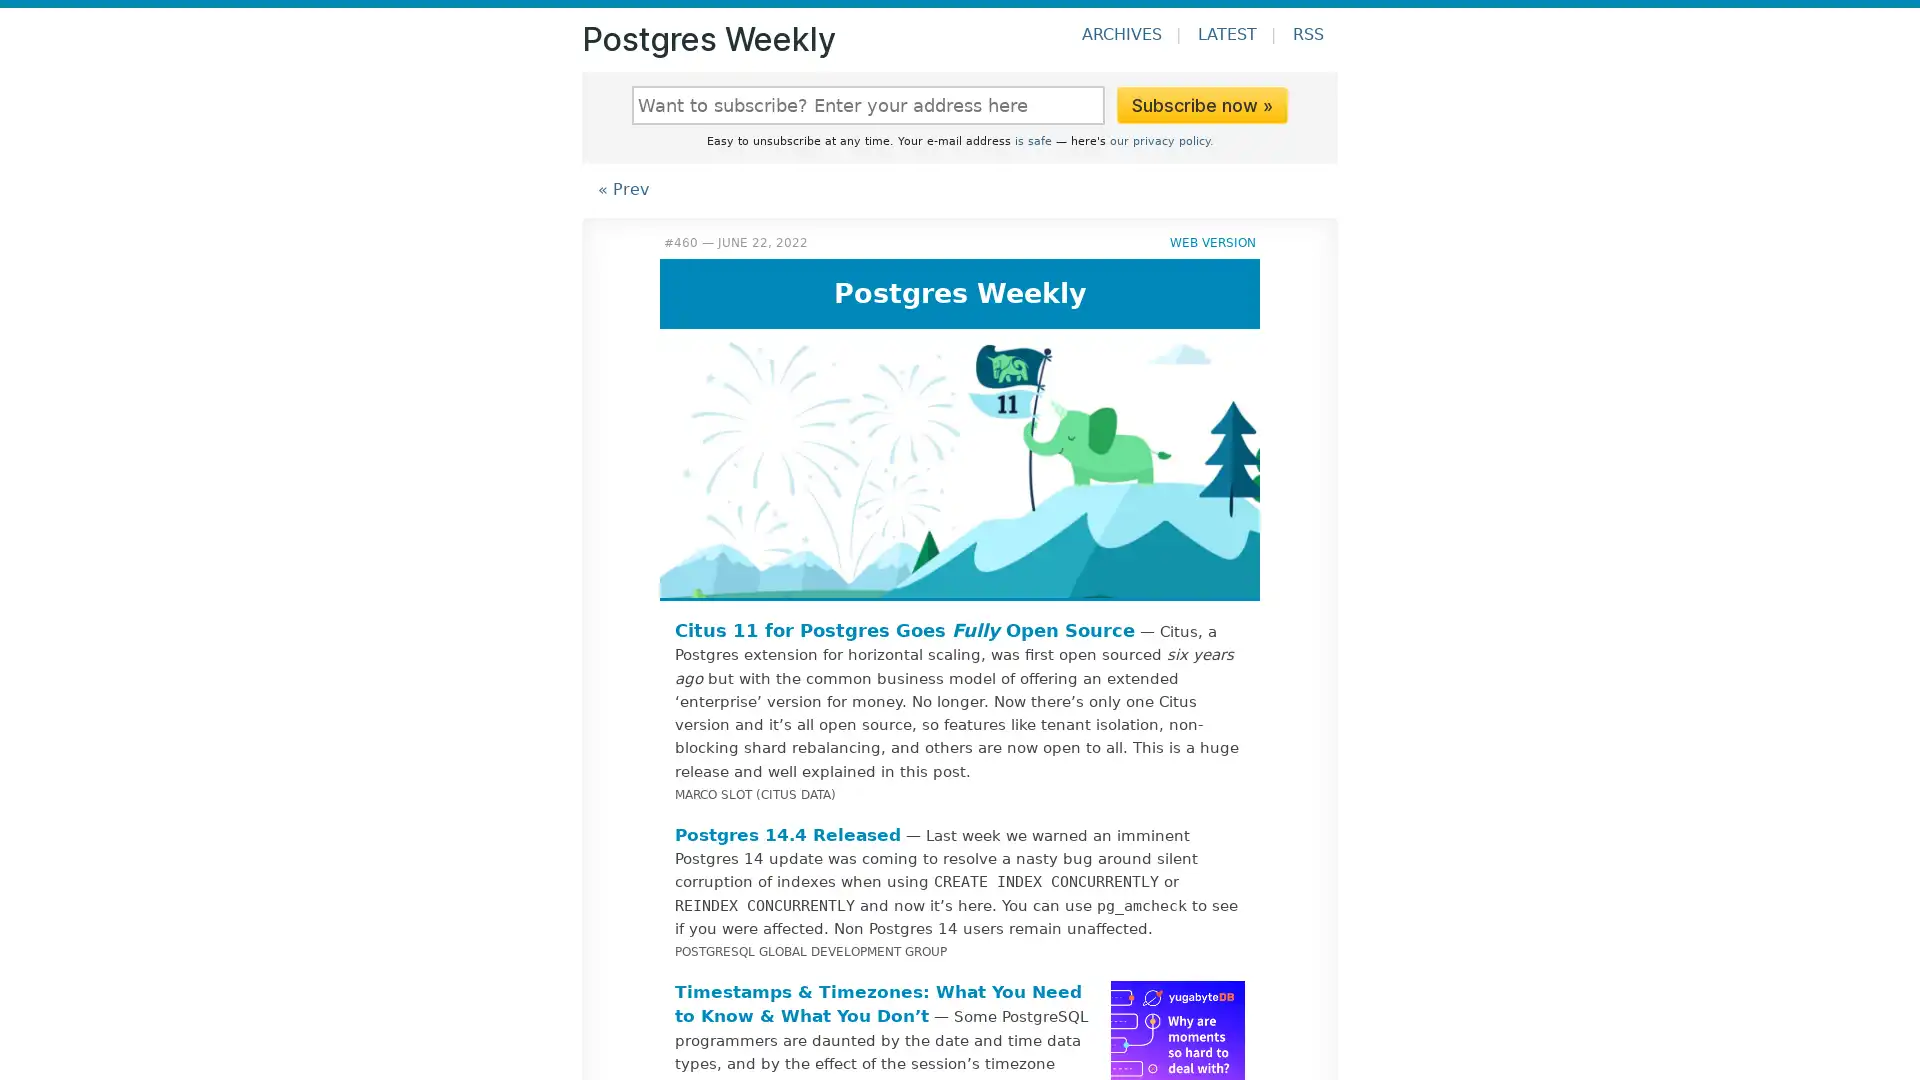 The height and width of the screenshot is (1080, 1920). Describe the element at coordinates (1201, 105) in the screenshot. I see `Subscribe now` at that location.